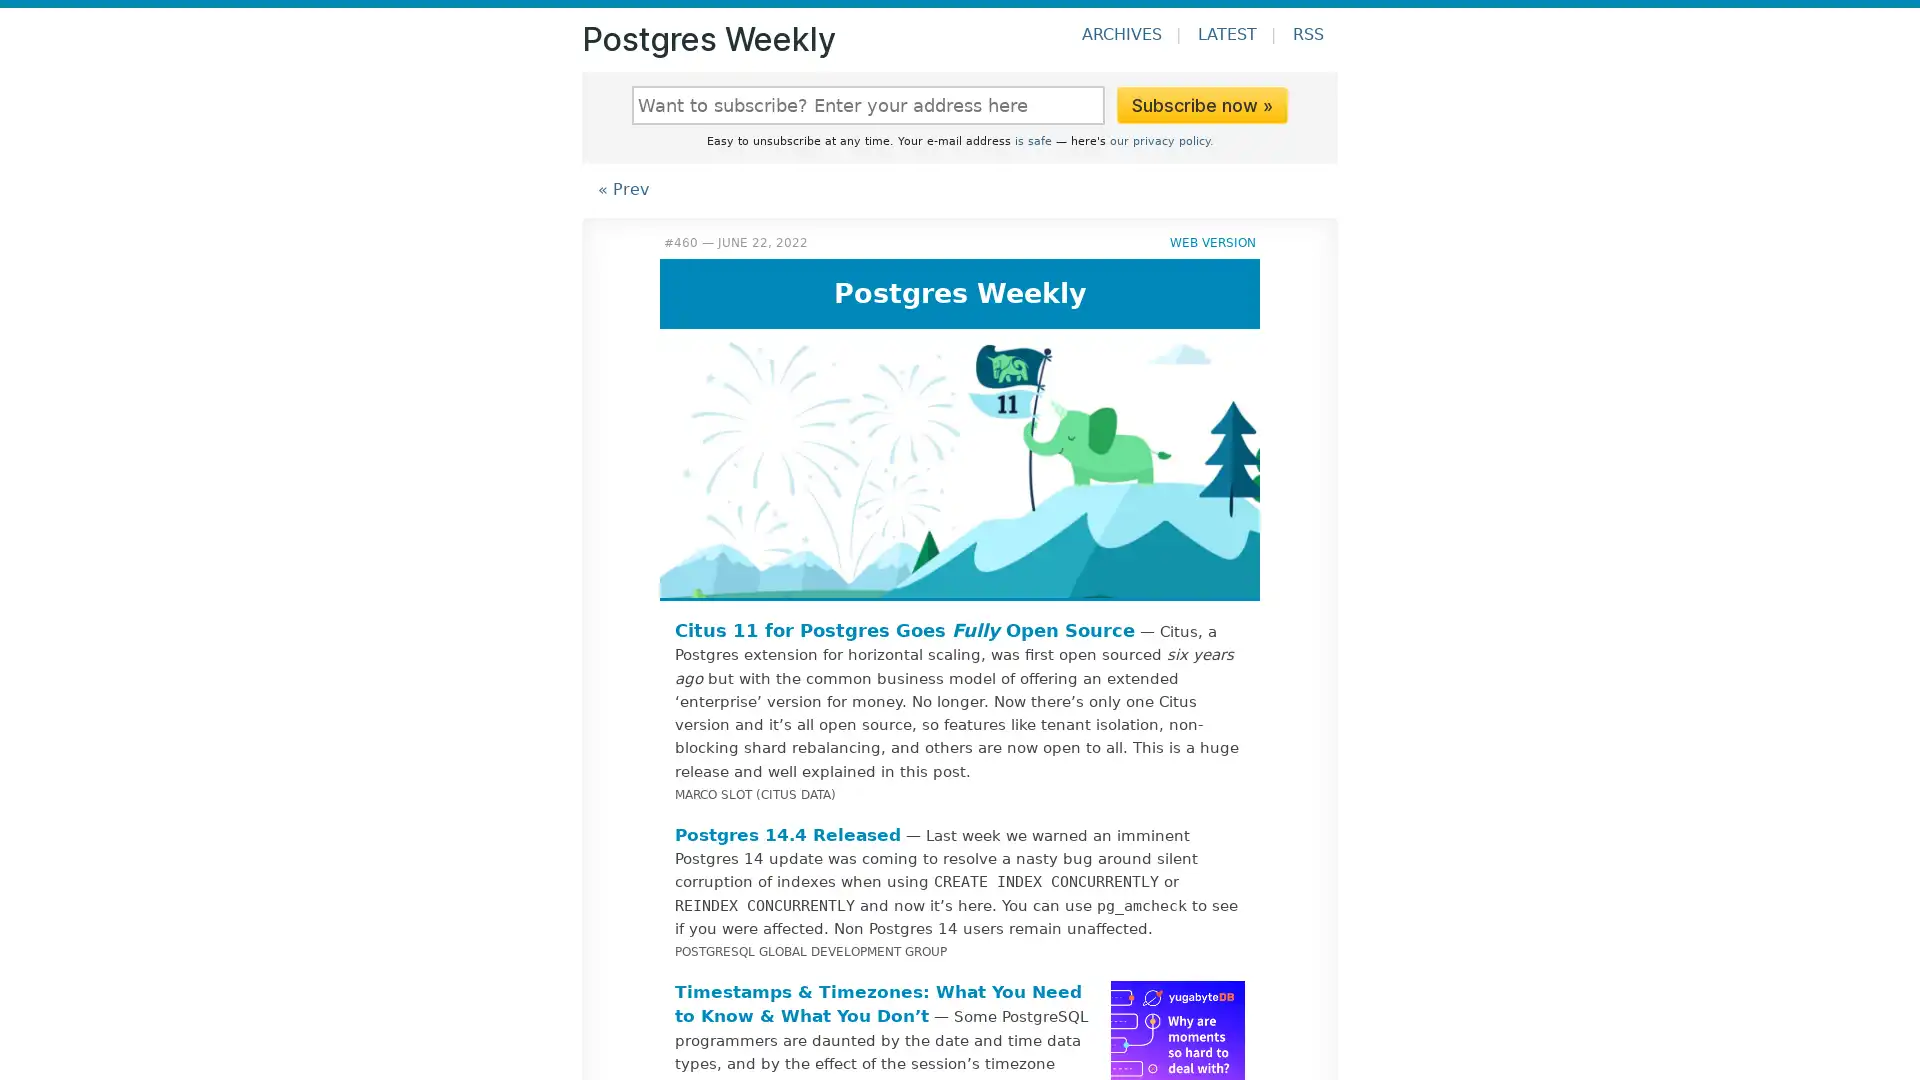 The height and width of the screenshot is (1080, 1920). Describe the element at coordinates (1201, 105) in the screenshot. I see `Subscribe now` at that location.